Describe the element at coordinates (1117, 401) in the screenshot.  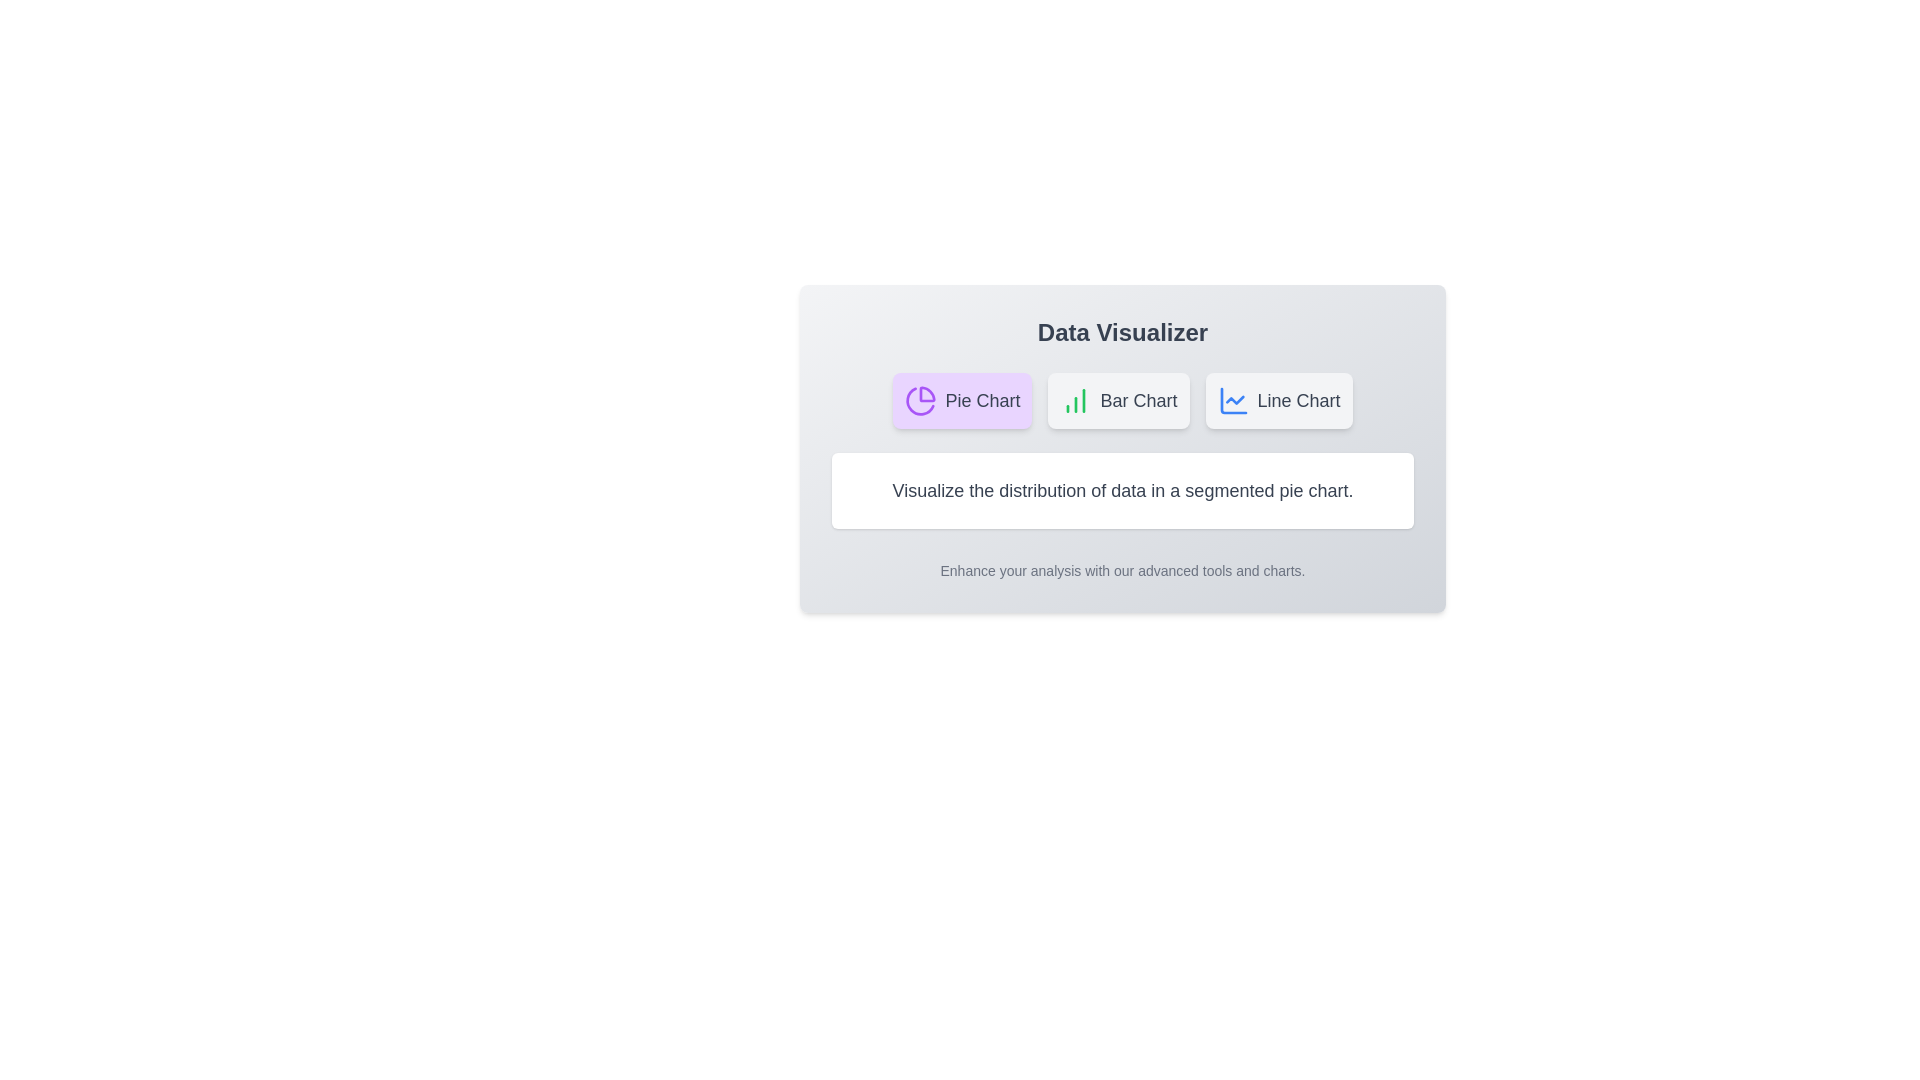
I see `the Bar Chart chart by clicking on the respective tab button` at that location.